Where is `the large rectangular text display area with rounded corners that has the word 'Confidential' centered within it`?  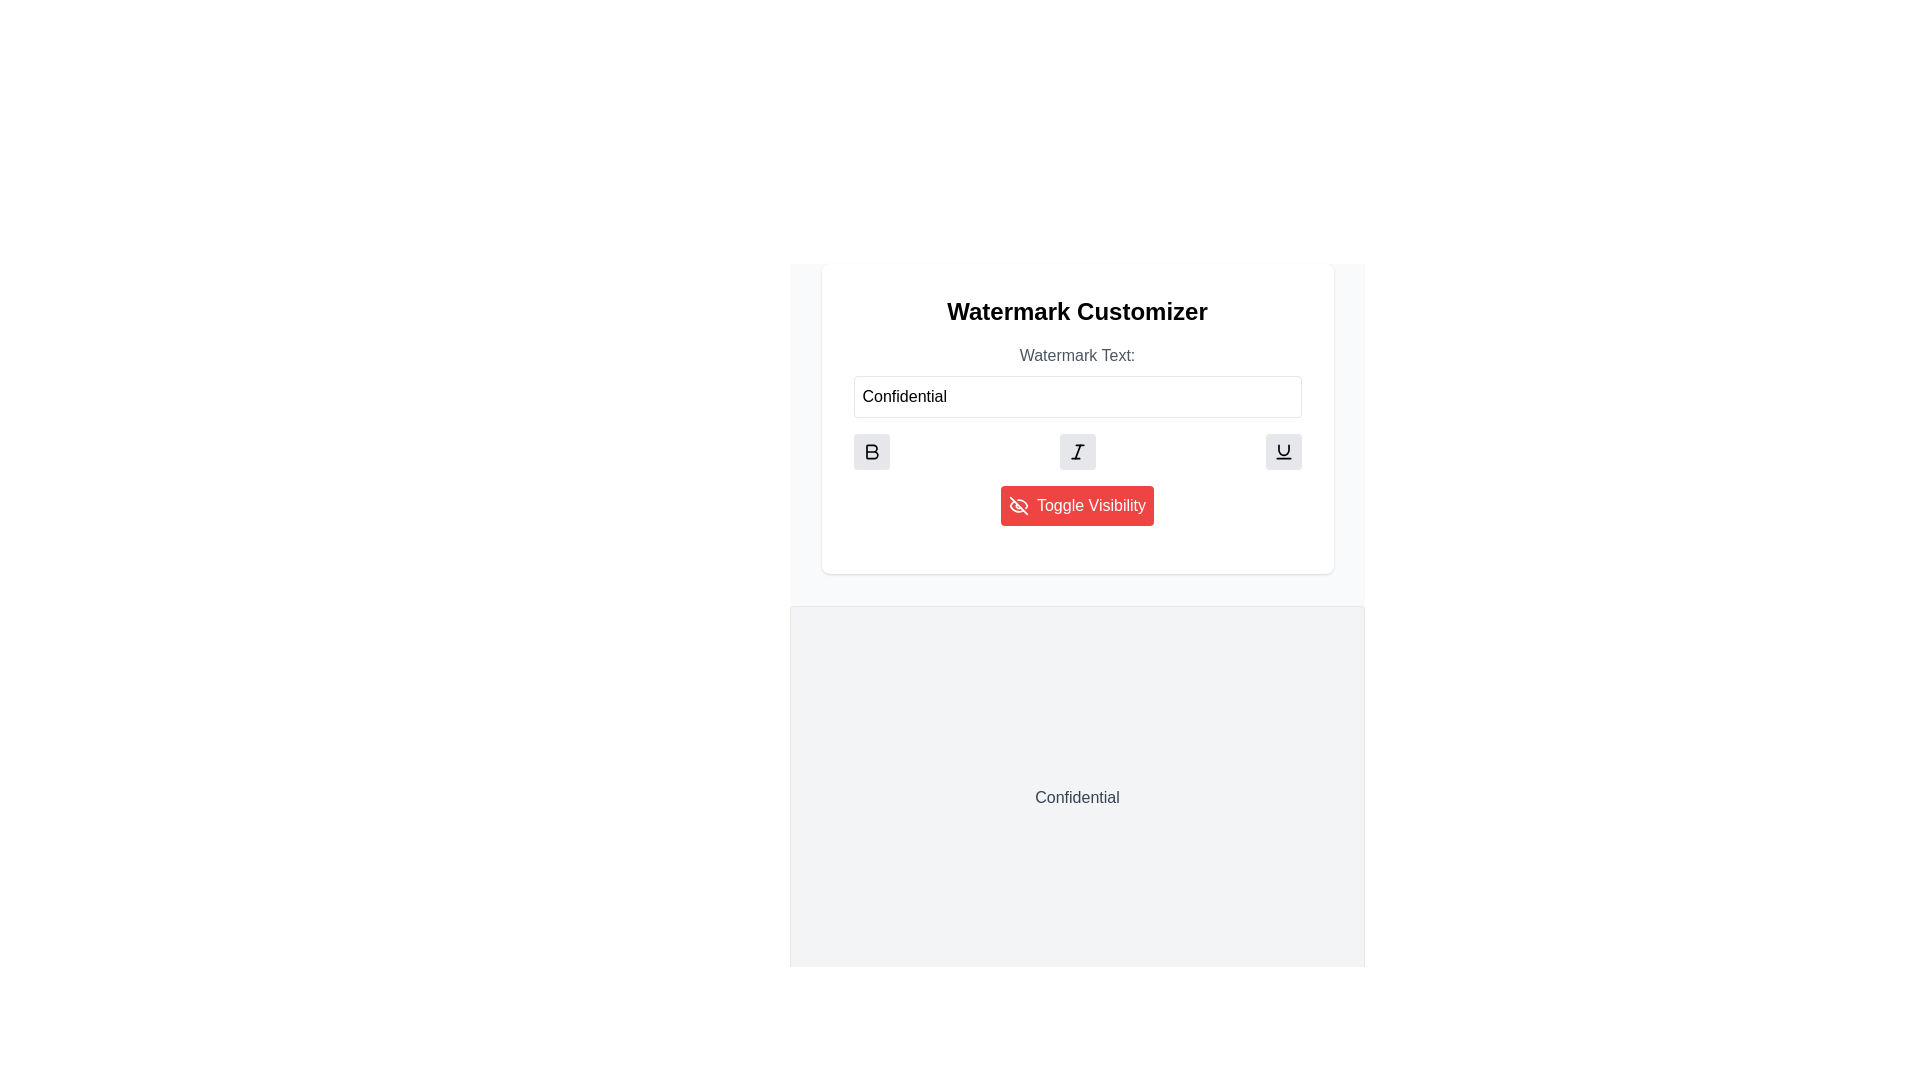
the large rectangular text display area with rounded corners that has the word 'Confidential' centered within it is located at coordinates (1076, 797).